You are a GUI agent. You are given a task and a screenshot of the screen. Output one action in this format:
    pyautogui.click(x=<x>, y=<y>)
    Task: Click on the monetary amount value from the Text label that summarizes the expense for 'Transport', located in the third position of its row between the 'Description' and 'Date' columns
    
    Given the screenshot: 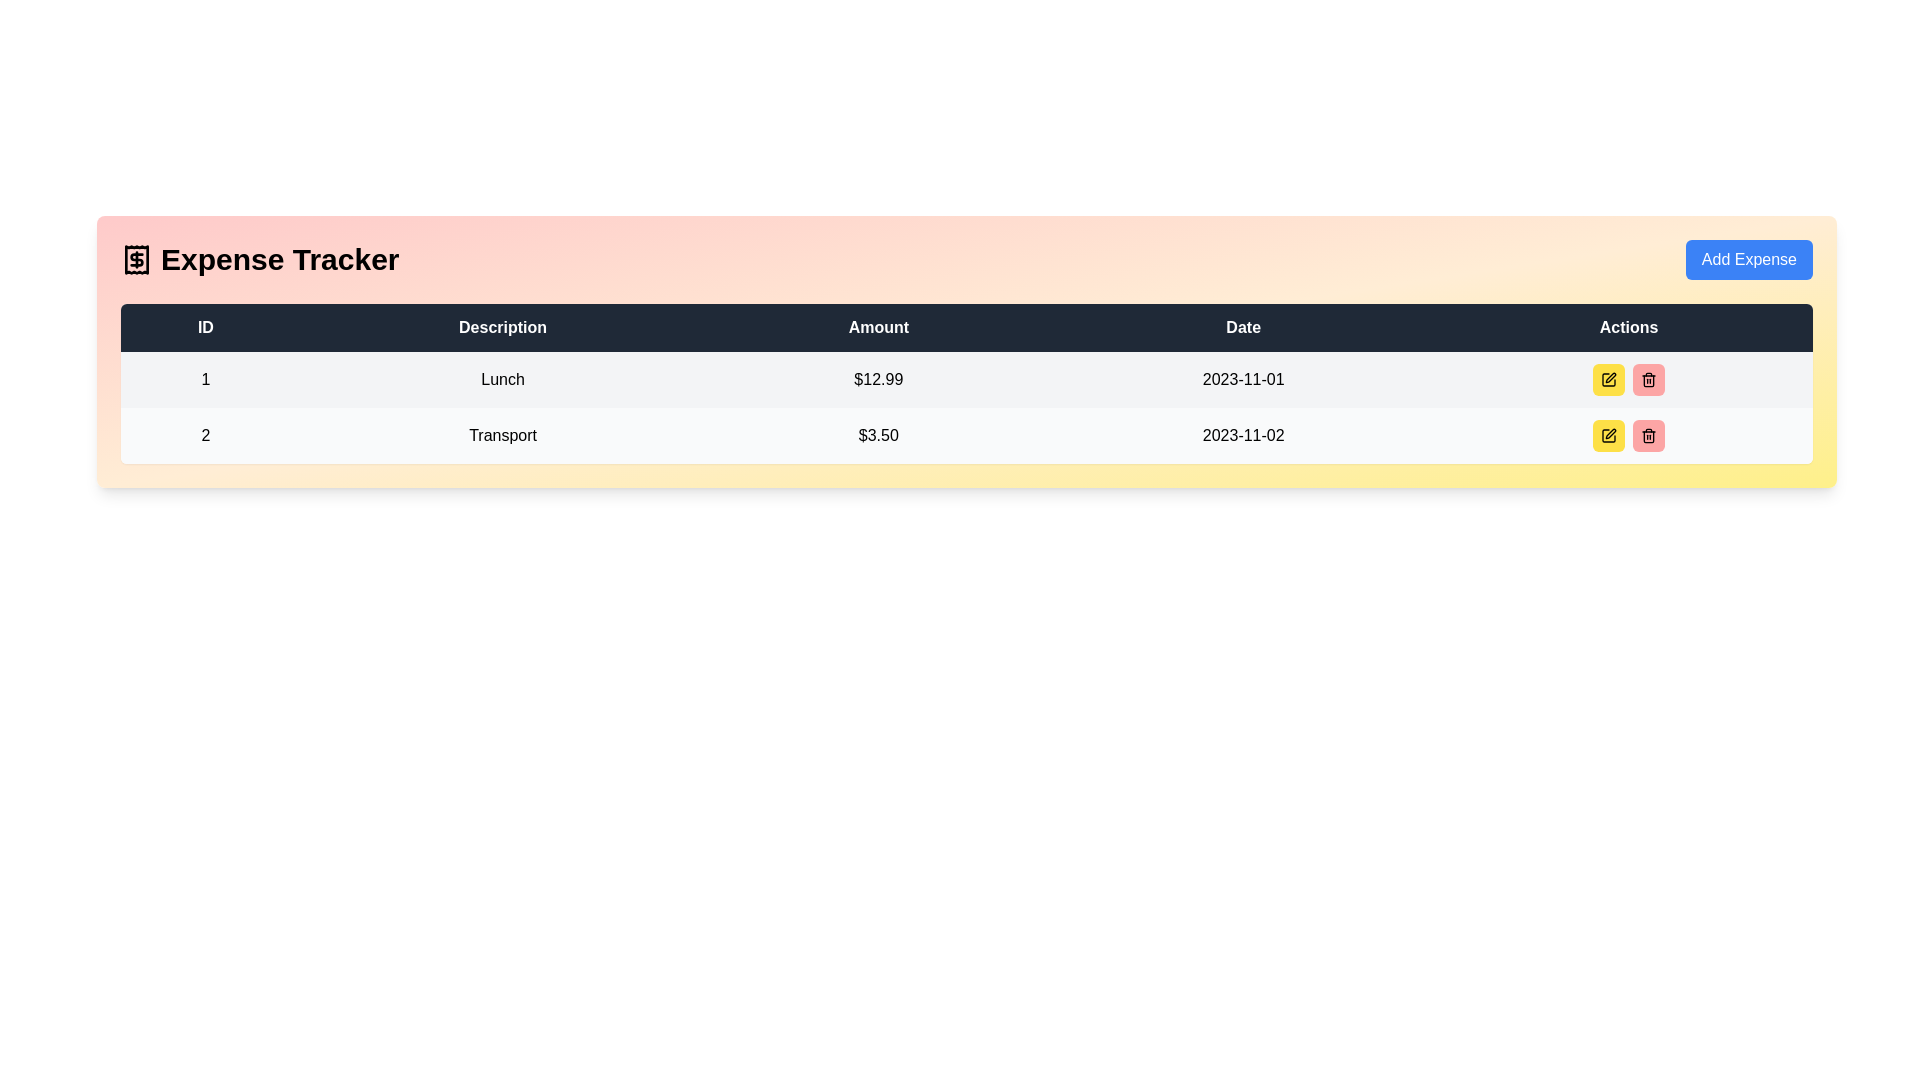 What is the action you would take?
    pyautogui.click(x=878, y=434)
    